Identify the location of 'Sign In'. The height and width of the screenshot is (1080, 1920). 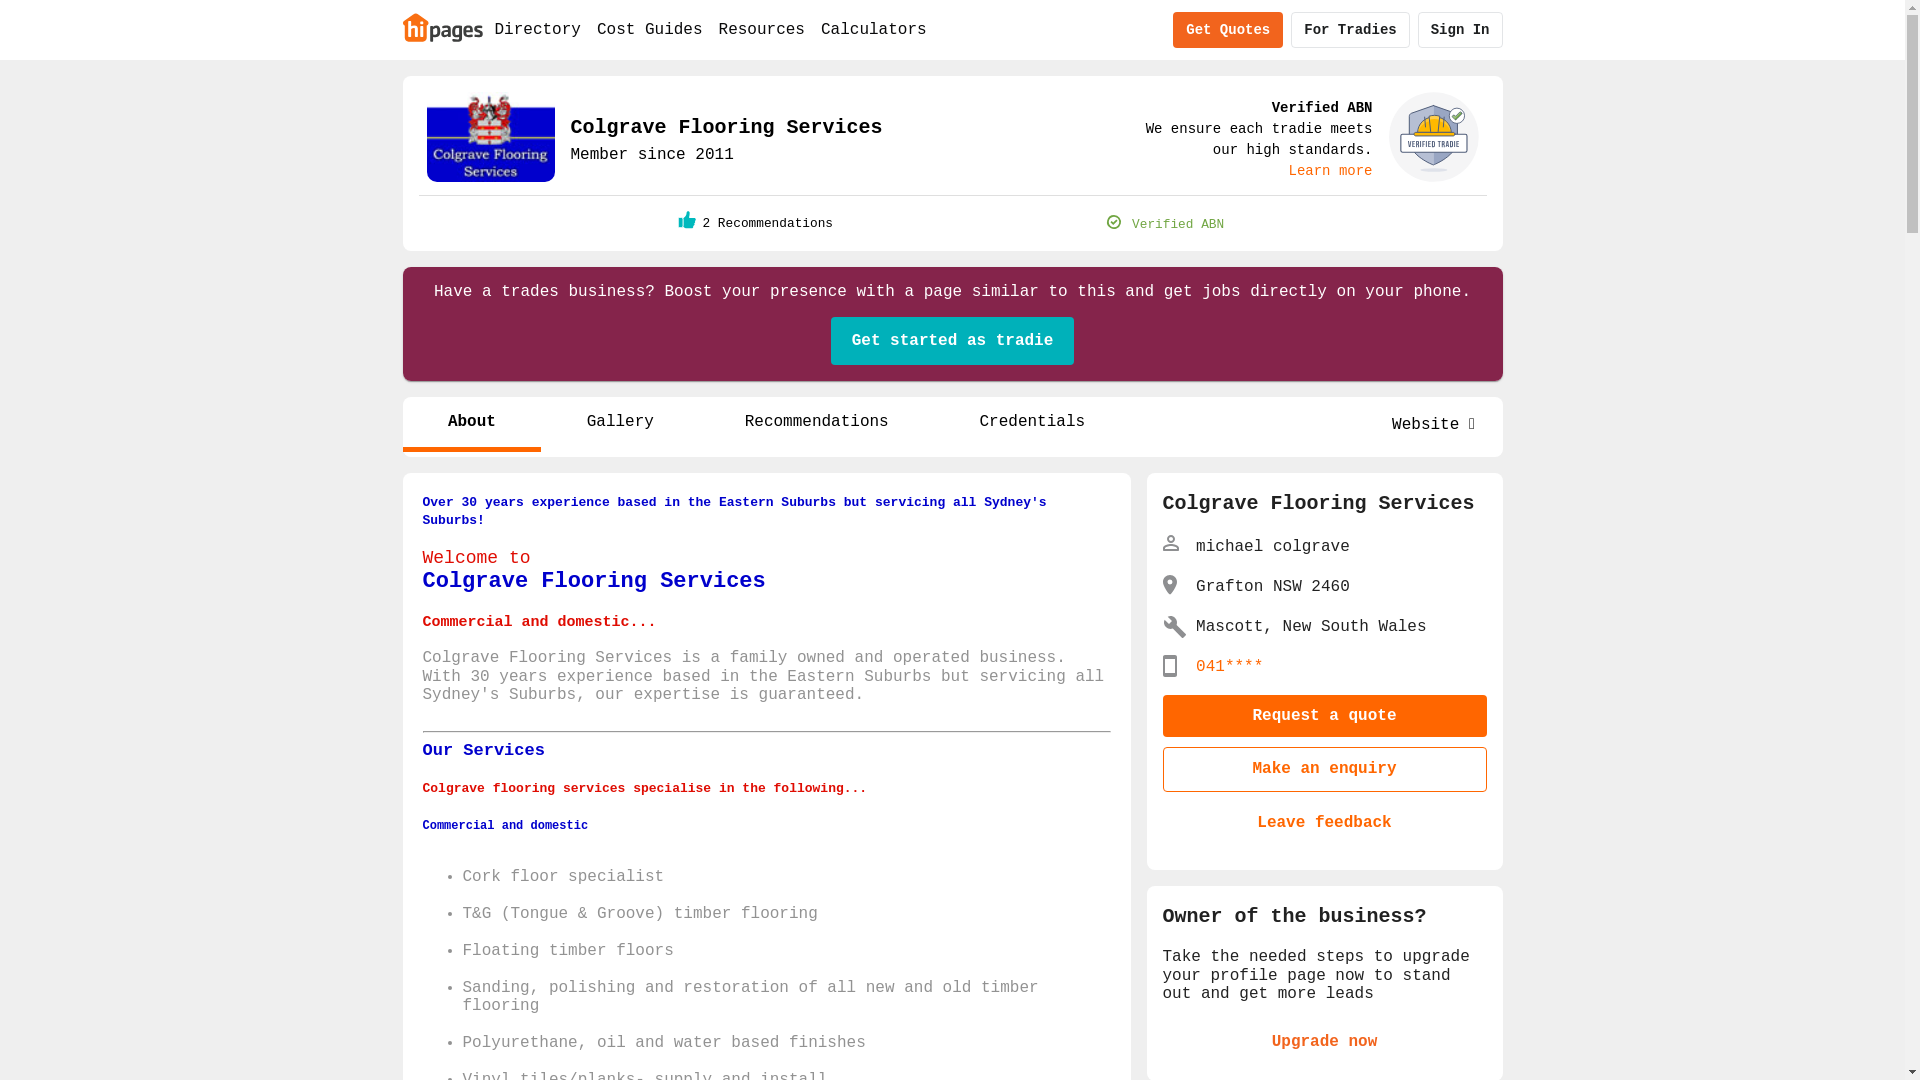
(1416, 30).